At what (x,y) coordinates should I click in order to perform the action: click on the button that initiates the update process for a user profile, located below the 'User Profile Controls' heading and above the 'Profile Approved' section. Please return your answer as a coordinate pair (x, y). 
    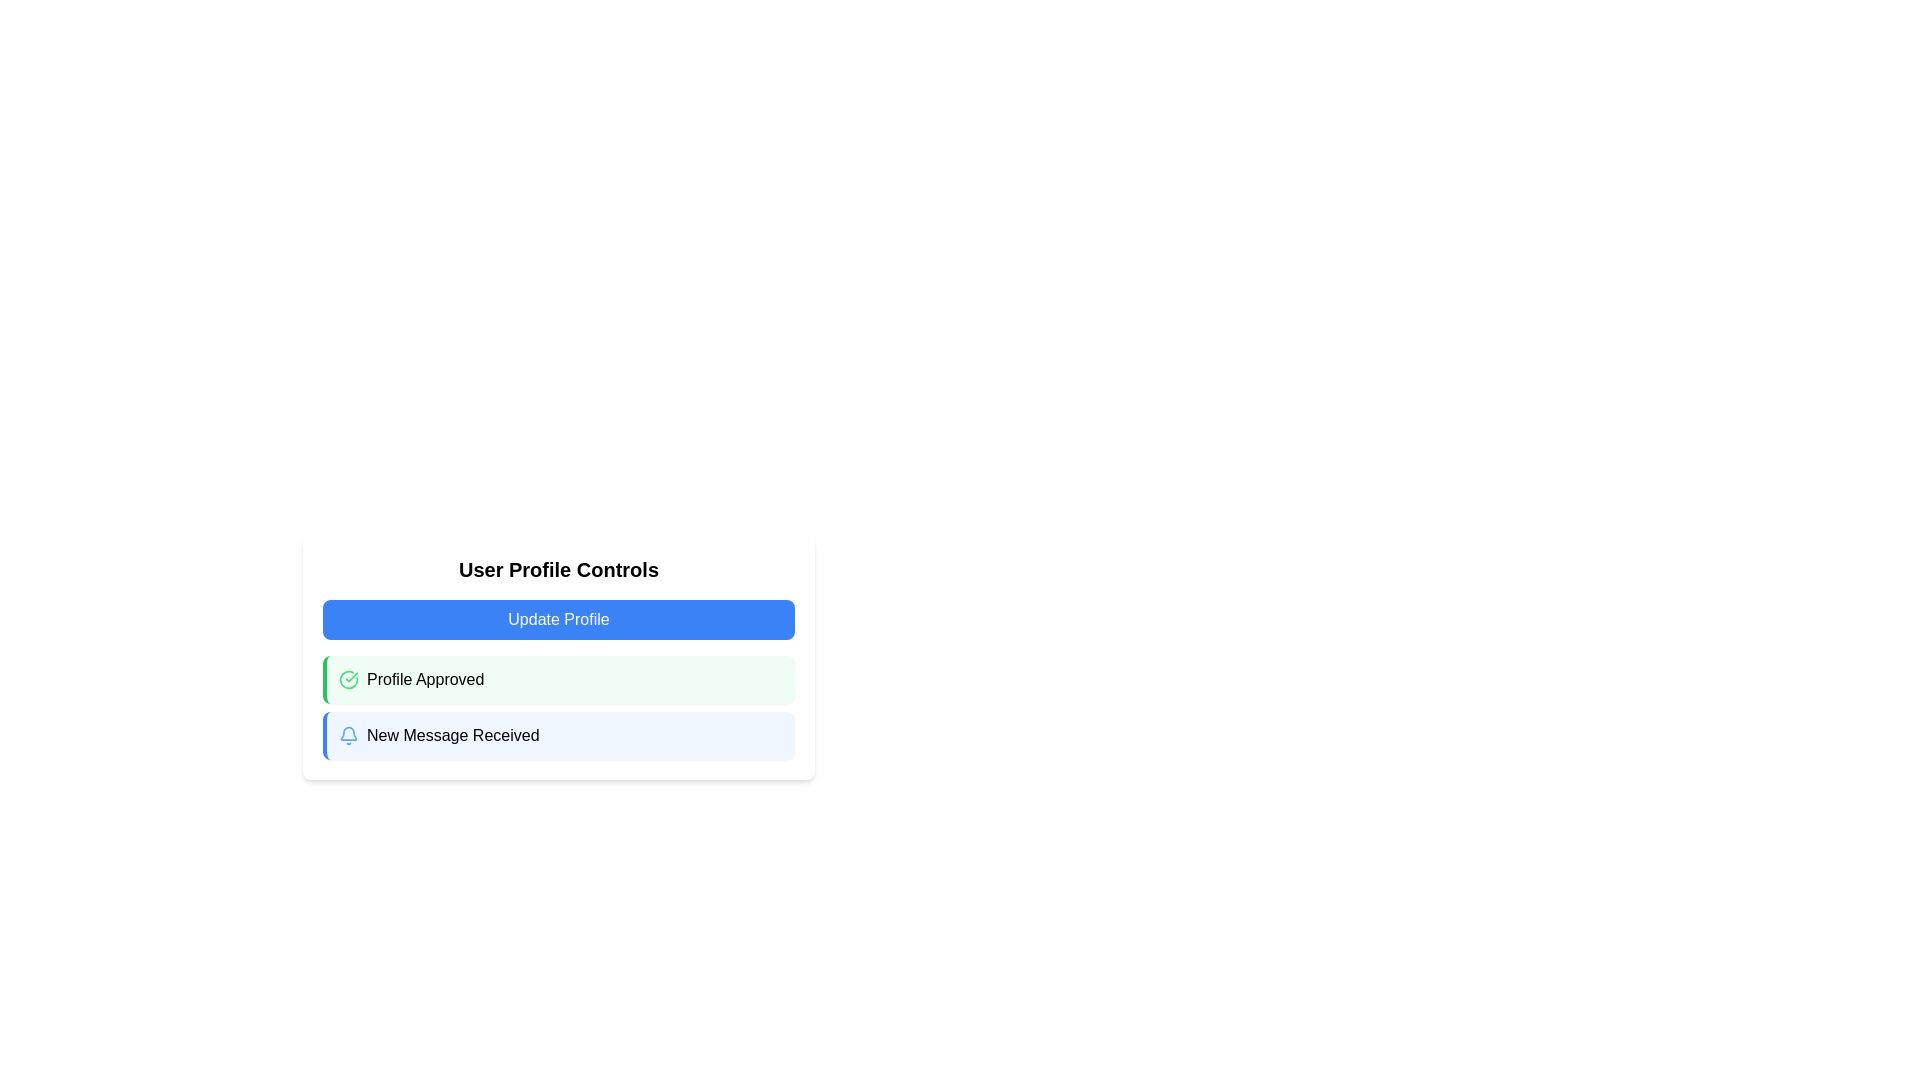
    Looking at the image, I should click on (558, 619).